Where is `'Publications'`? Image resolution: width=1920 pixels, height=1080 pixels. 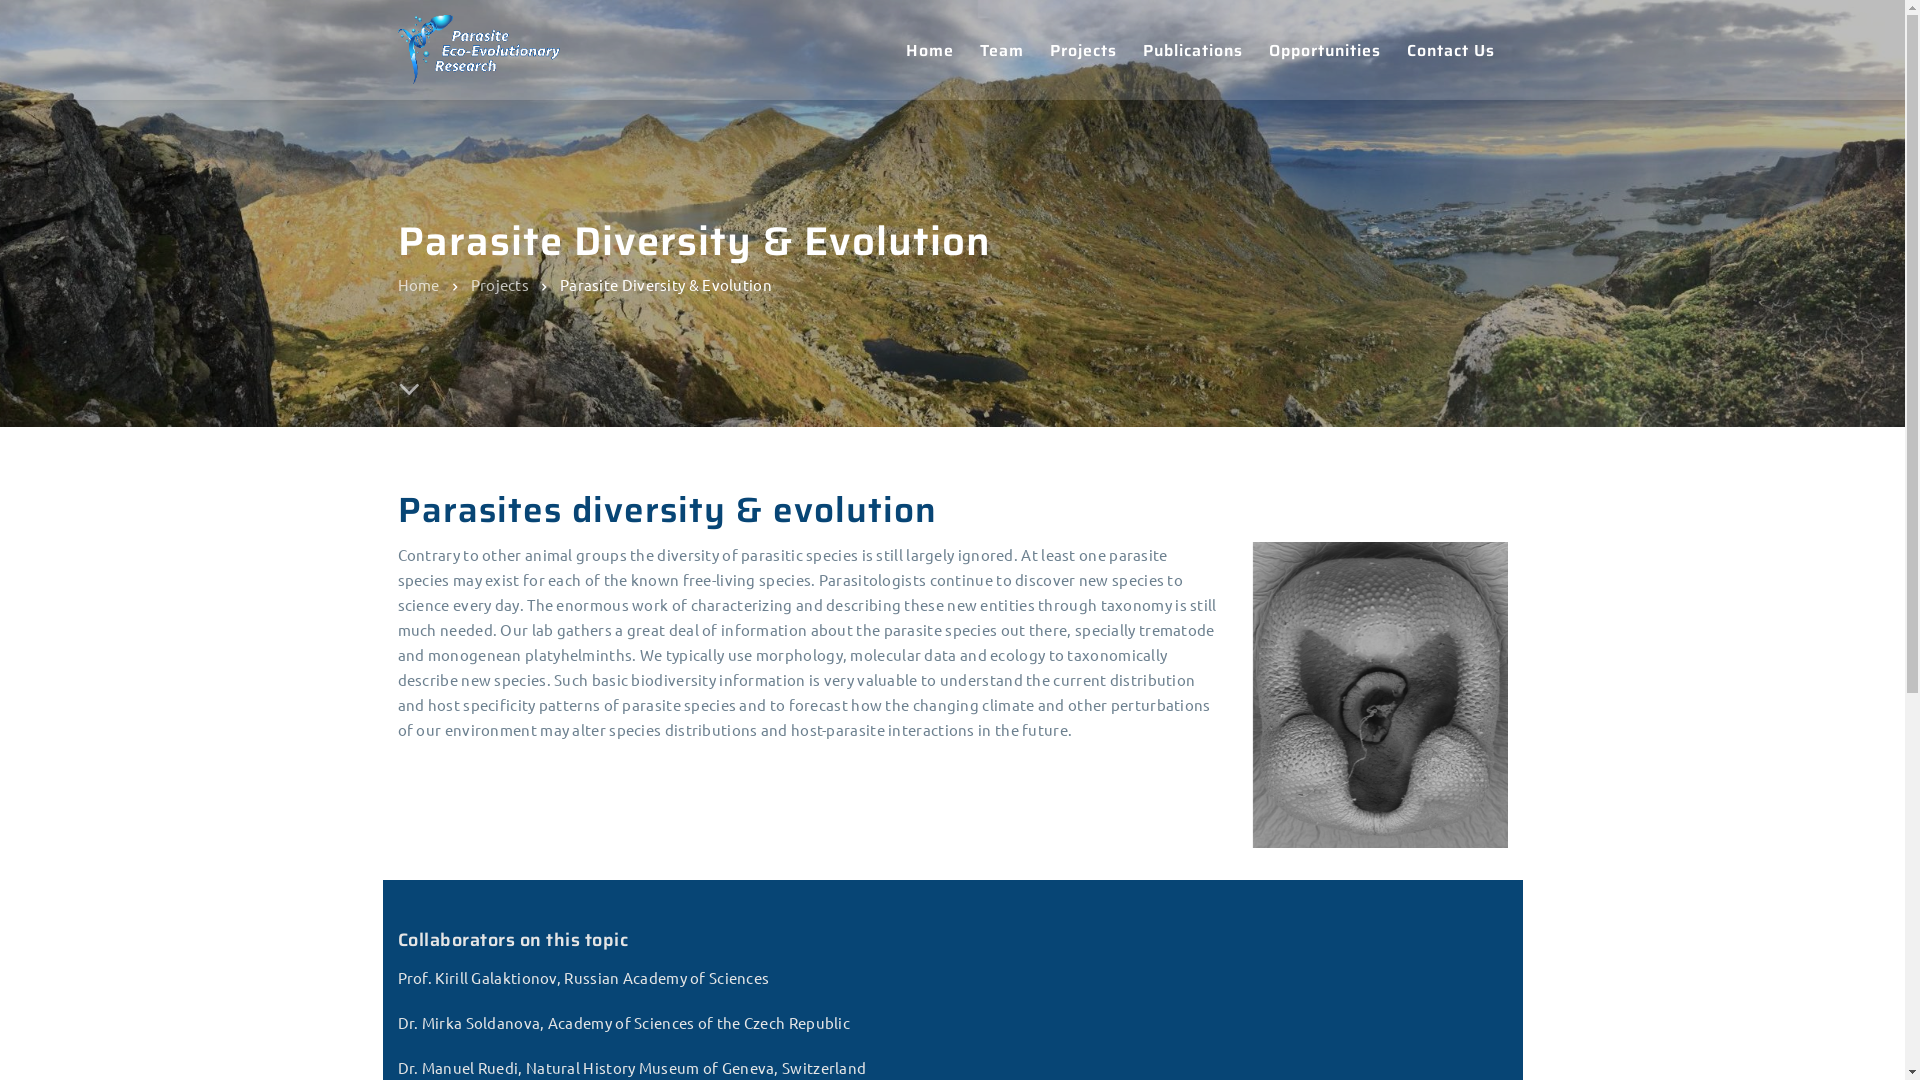 'Publications' is located at coordinates (1193, 49).